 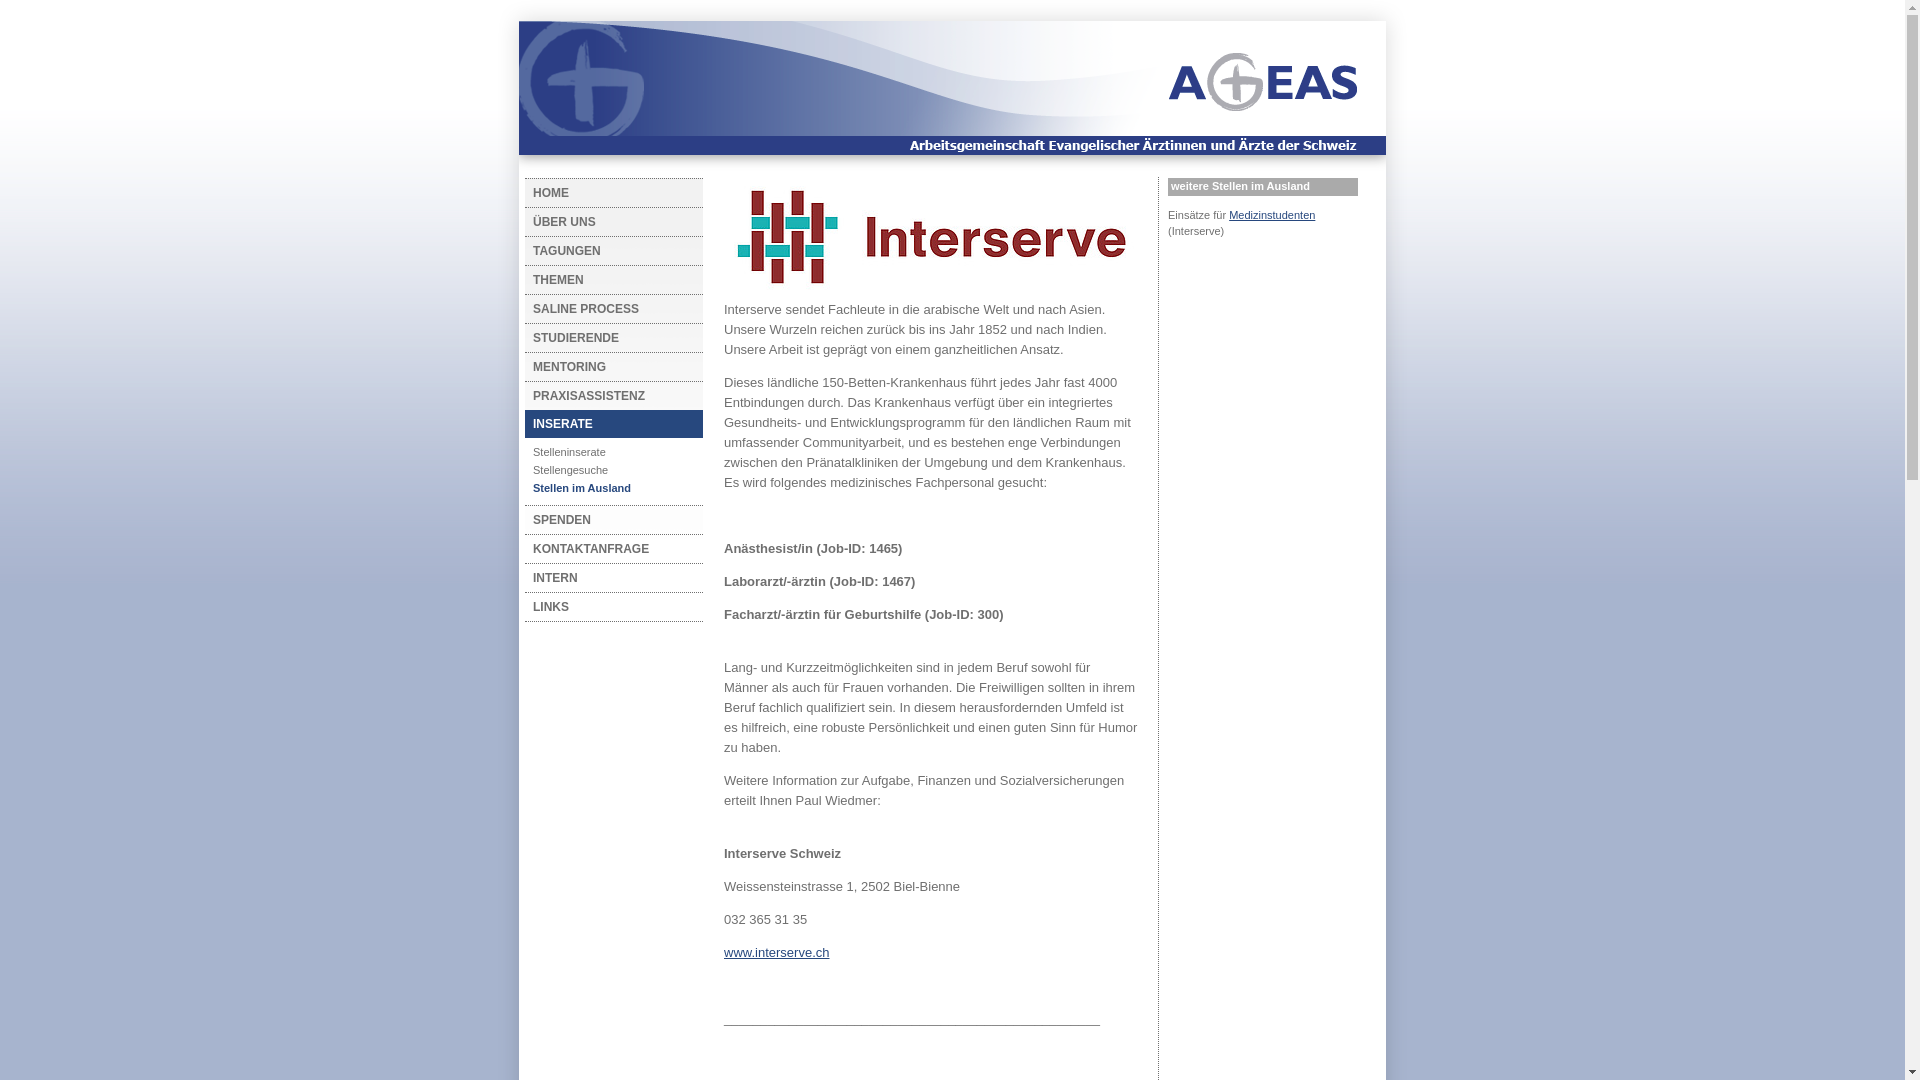 What do you see at coordinates (606, 396) in the screenshot?
I see `'PRAXISASSISTENZ'` at bounding box center [606, 396].